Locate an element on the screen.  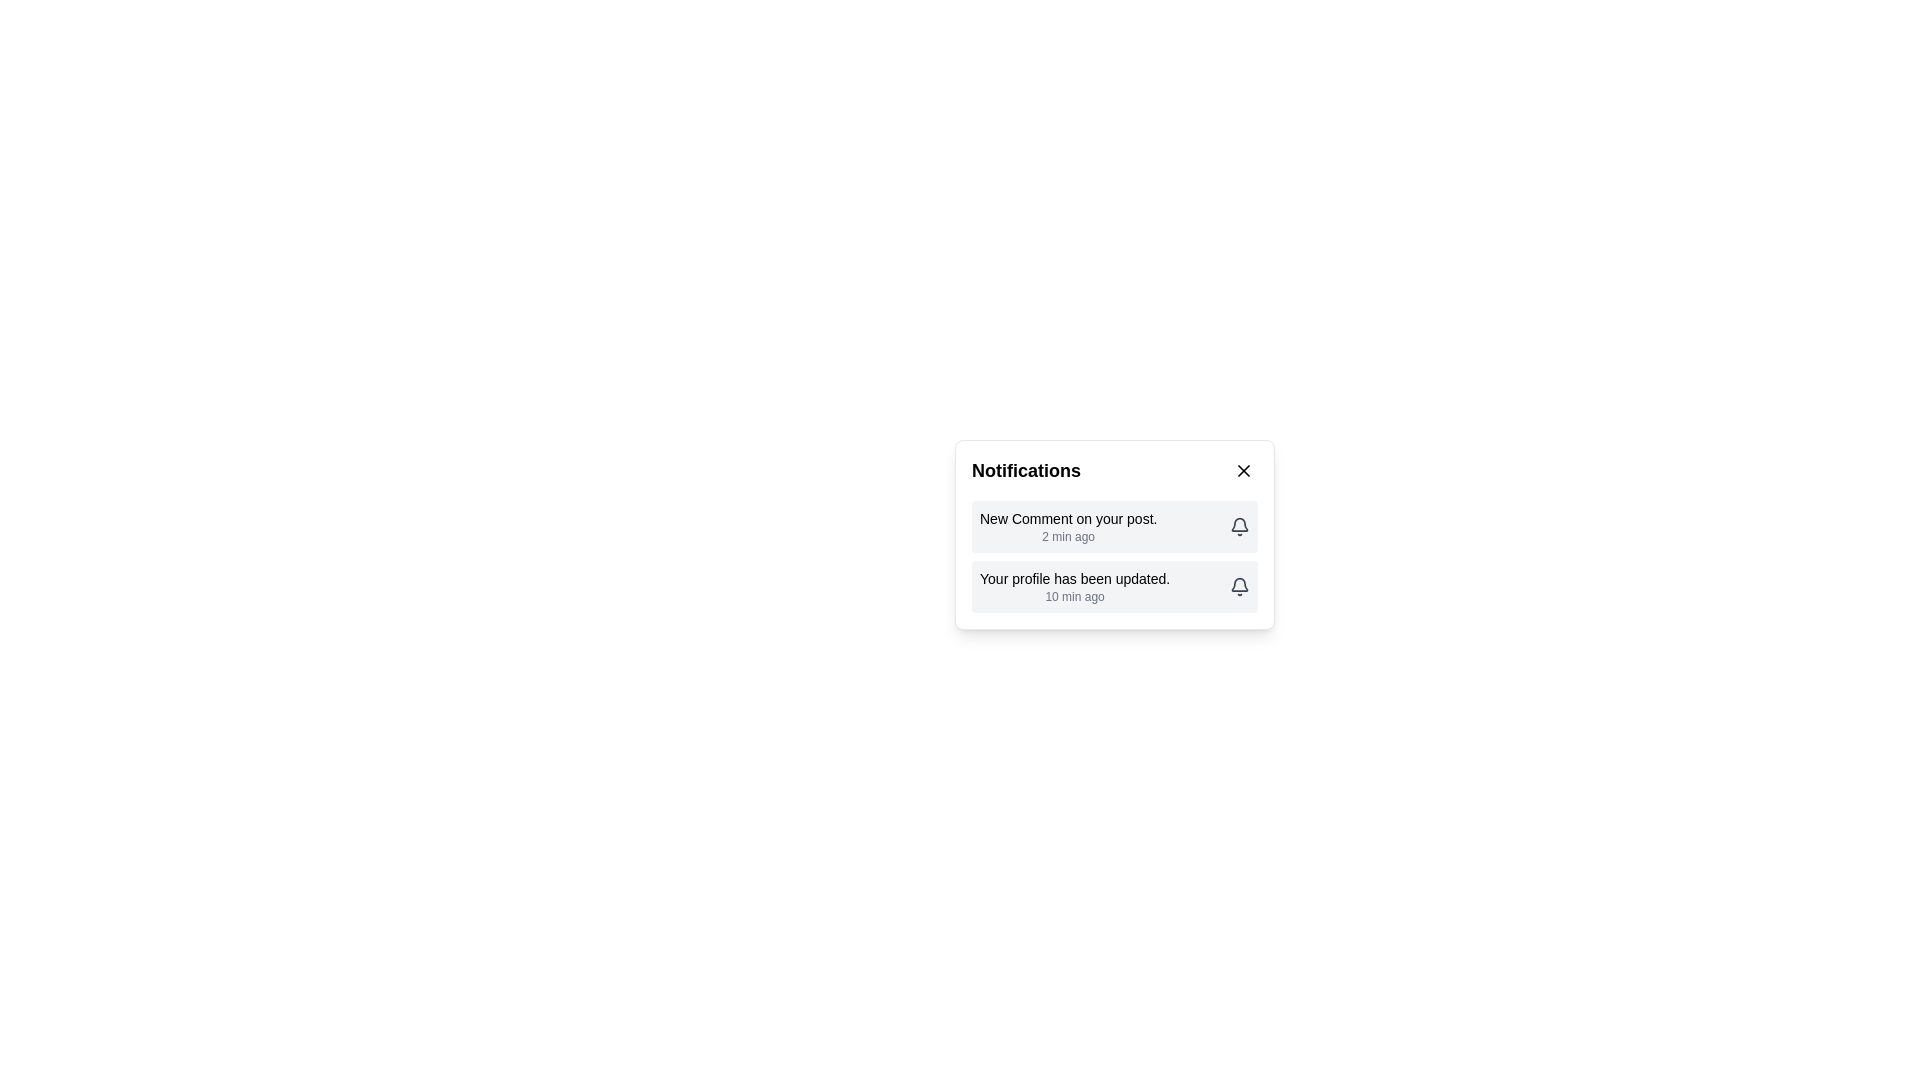
timestamp displayed beneath the 'Your profile has been updated.' notification label is located at coordinates (1074, 596).